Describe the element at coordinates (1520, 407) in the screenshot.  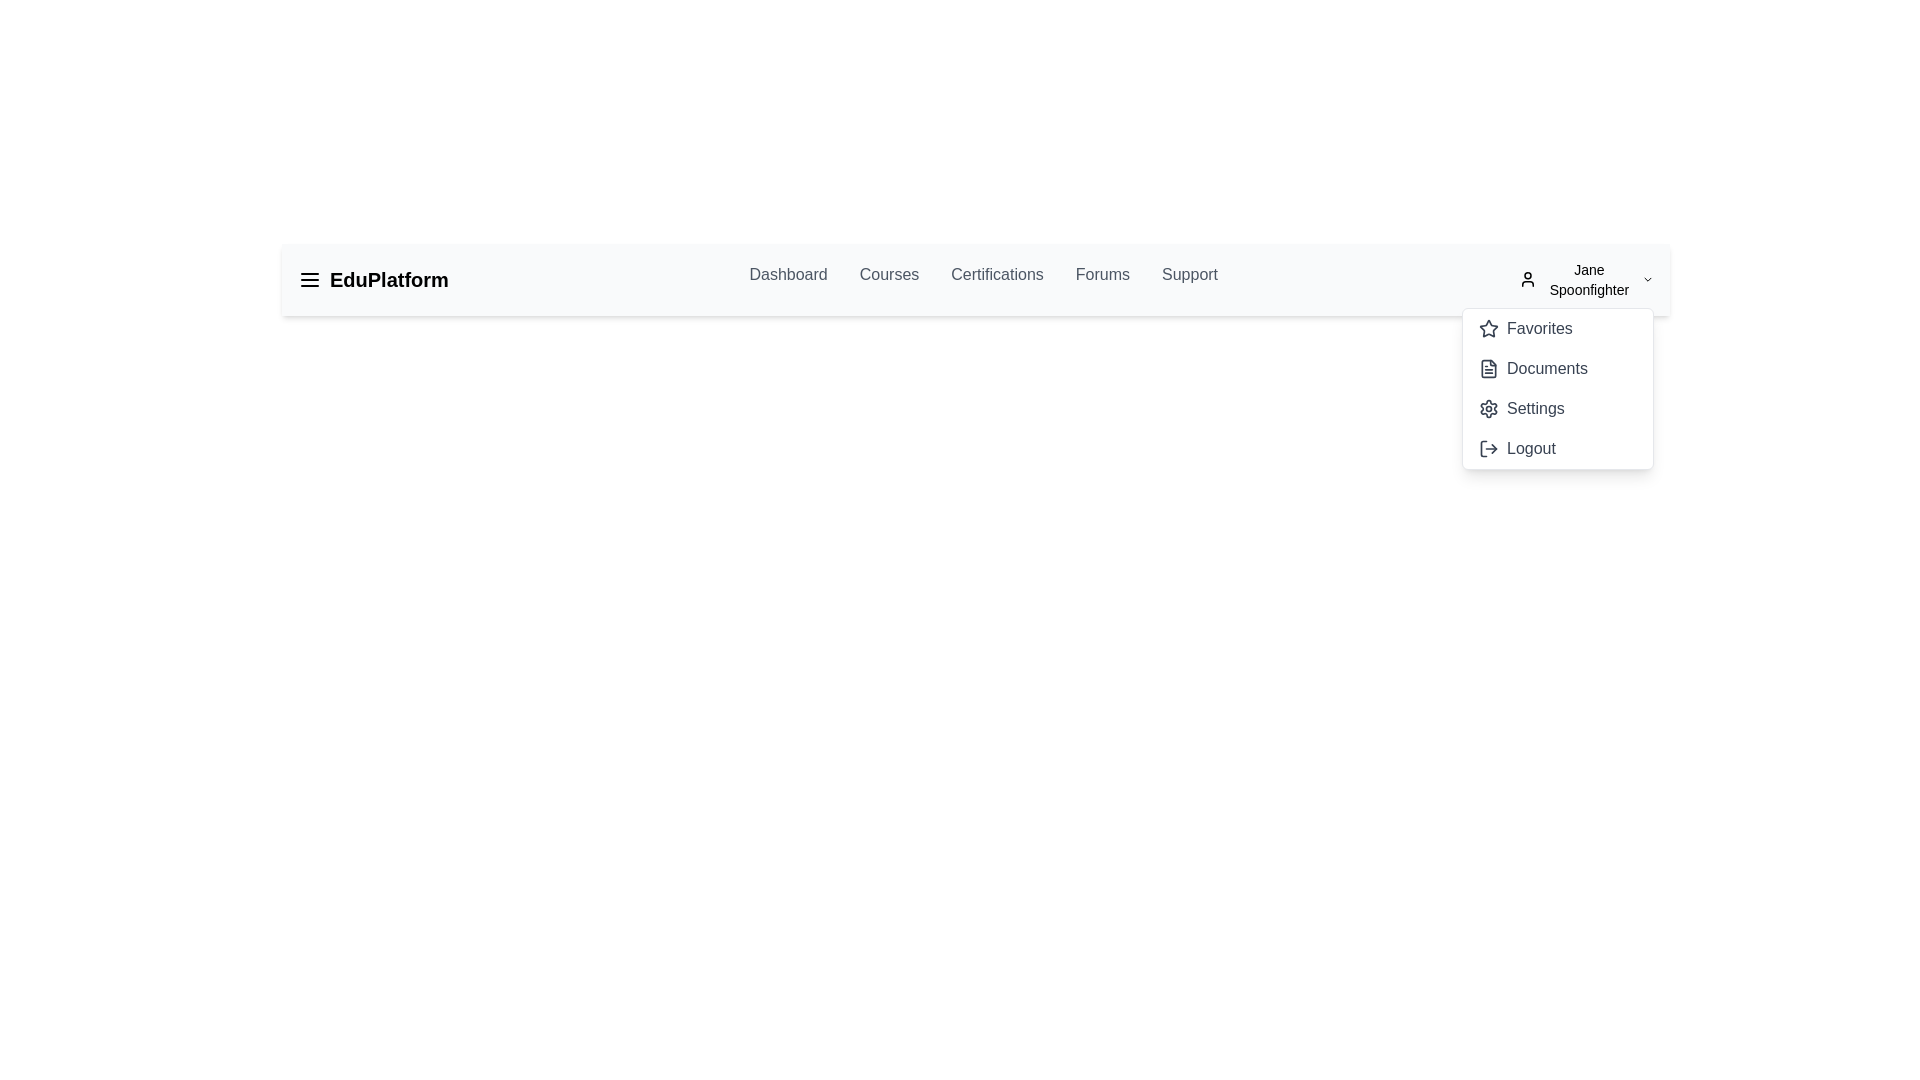
I see `the third item in the dropdown menu under 'Jane Spoonfighter'` at that location.